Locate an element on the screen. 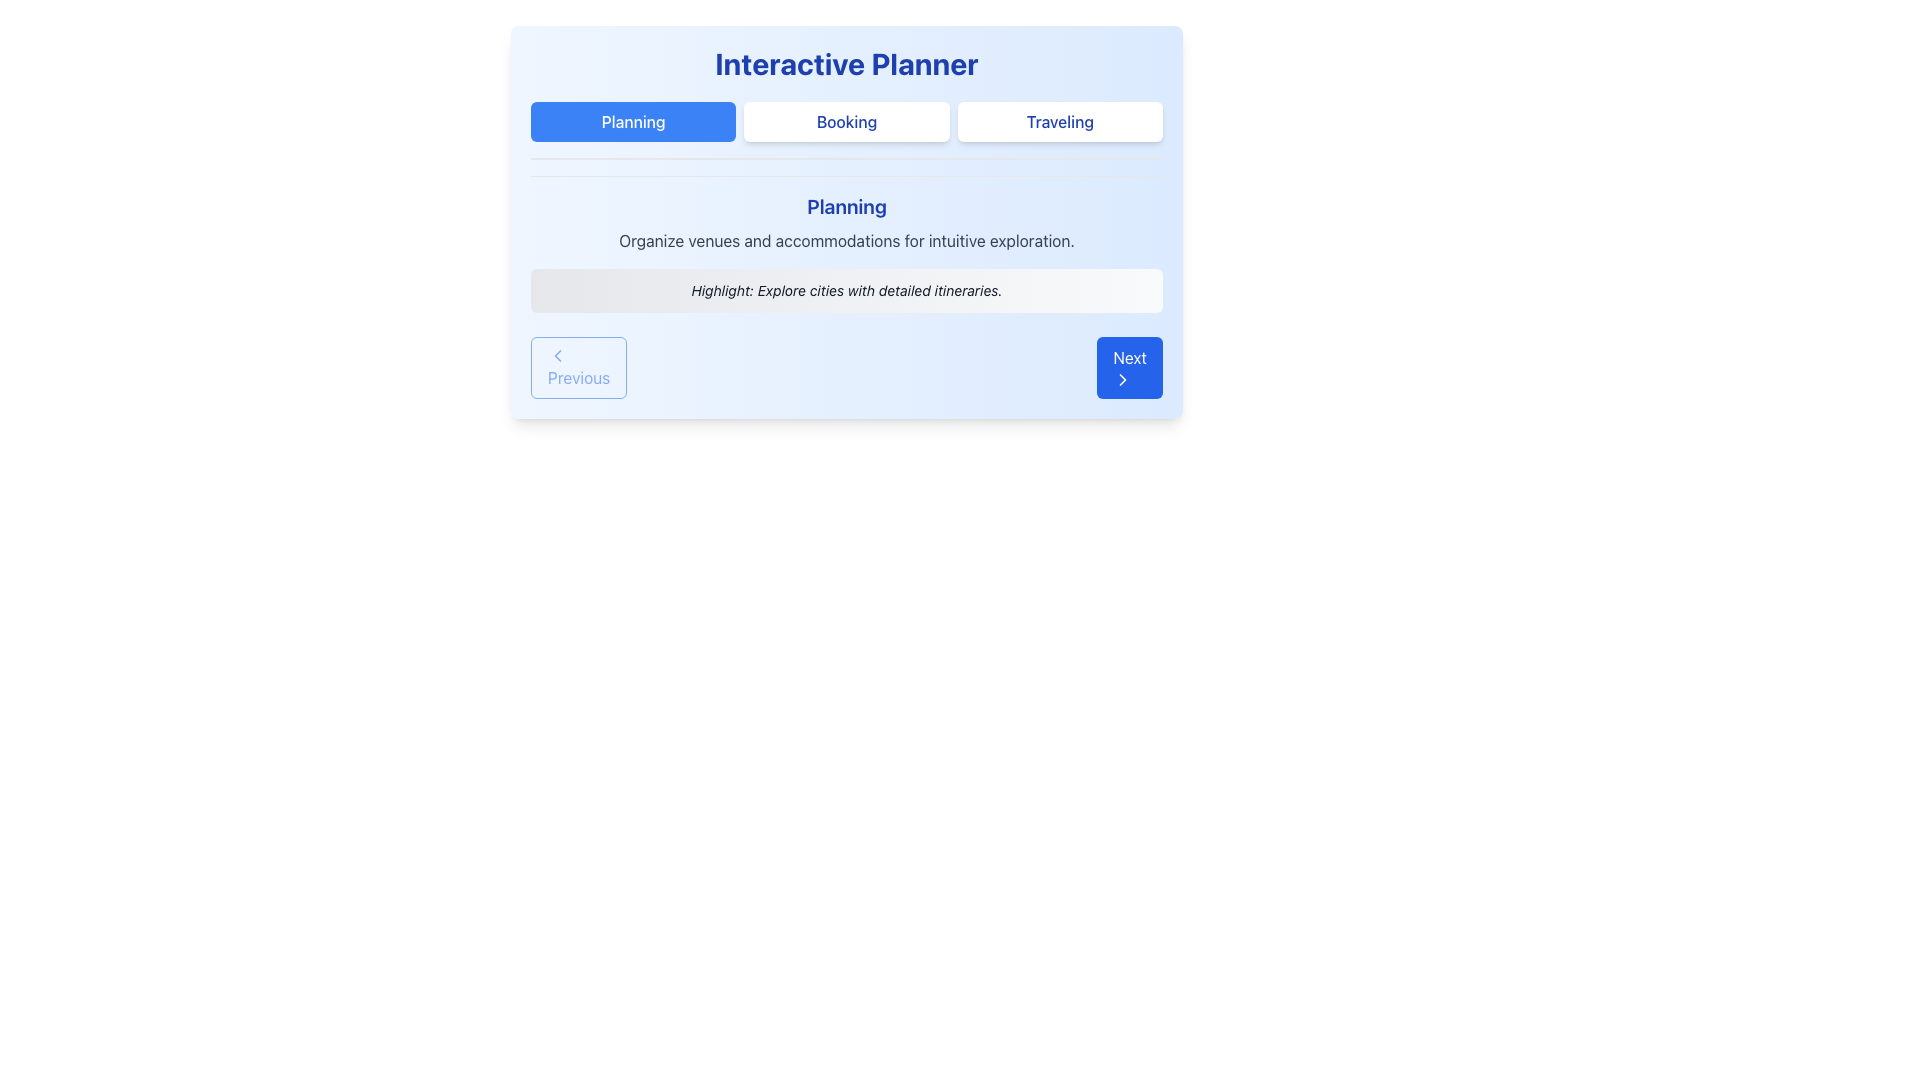  the blue 'Planning' button with white text is located at coordinates (632, 122).